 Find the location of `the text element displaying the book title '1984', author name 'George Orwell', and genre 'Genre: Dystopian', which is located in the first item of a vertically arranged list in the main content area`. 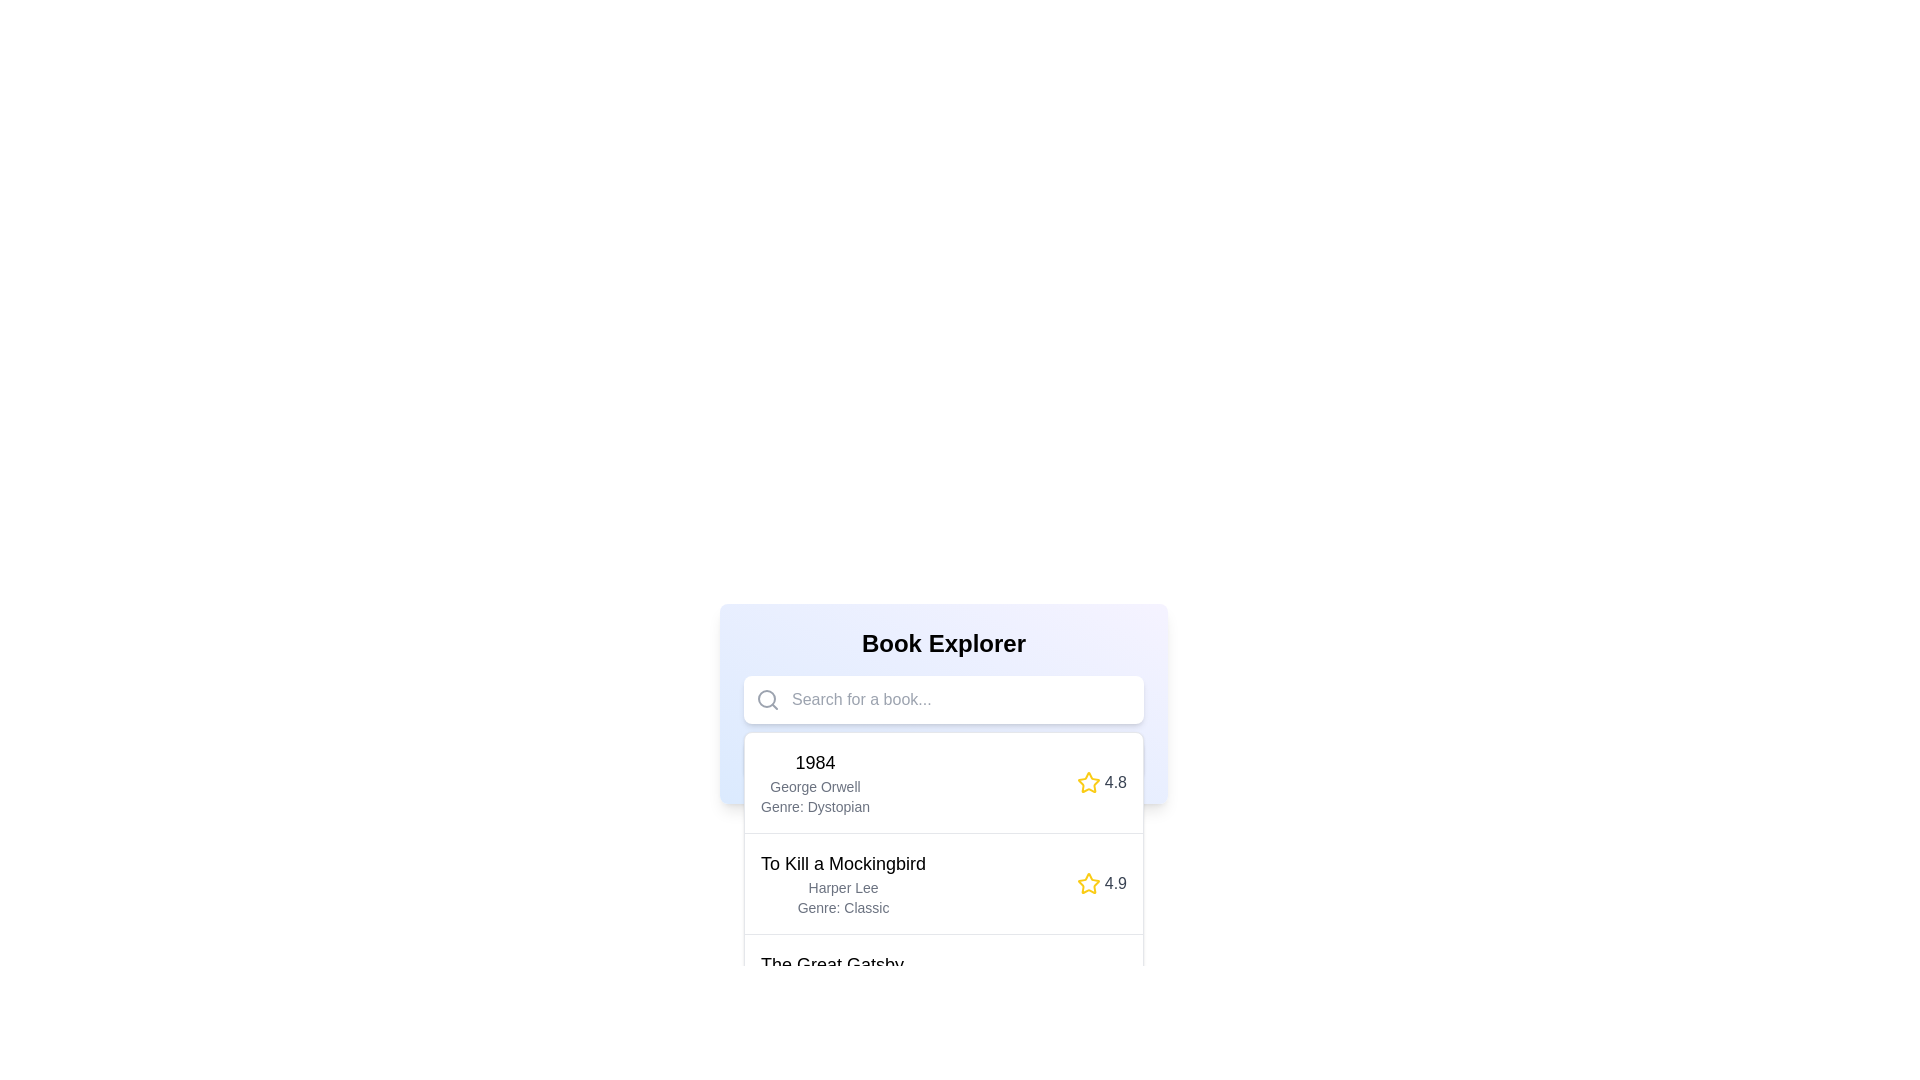

the text element displaying the book title '1984', author name 'George Orwell', and genre 'Genre: Dystopian', which is located in the first item of a vertically arranged list in the main content area is located at coordinates (815, 782).